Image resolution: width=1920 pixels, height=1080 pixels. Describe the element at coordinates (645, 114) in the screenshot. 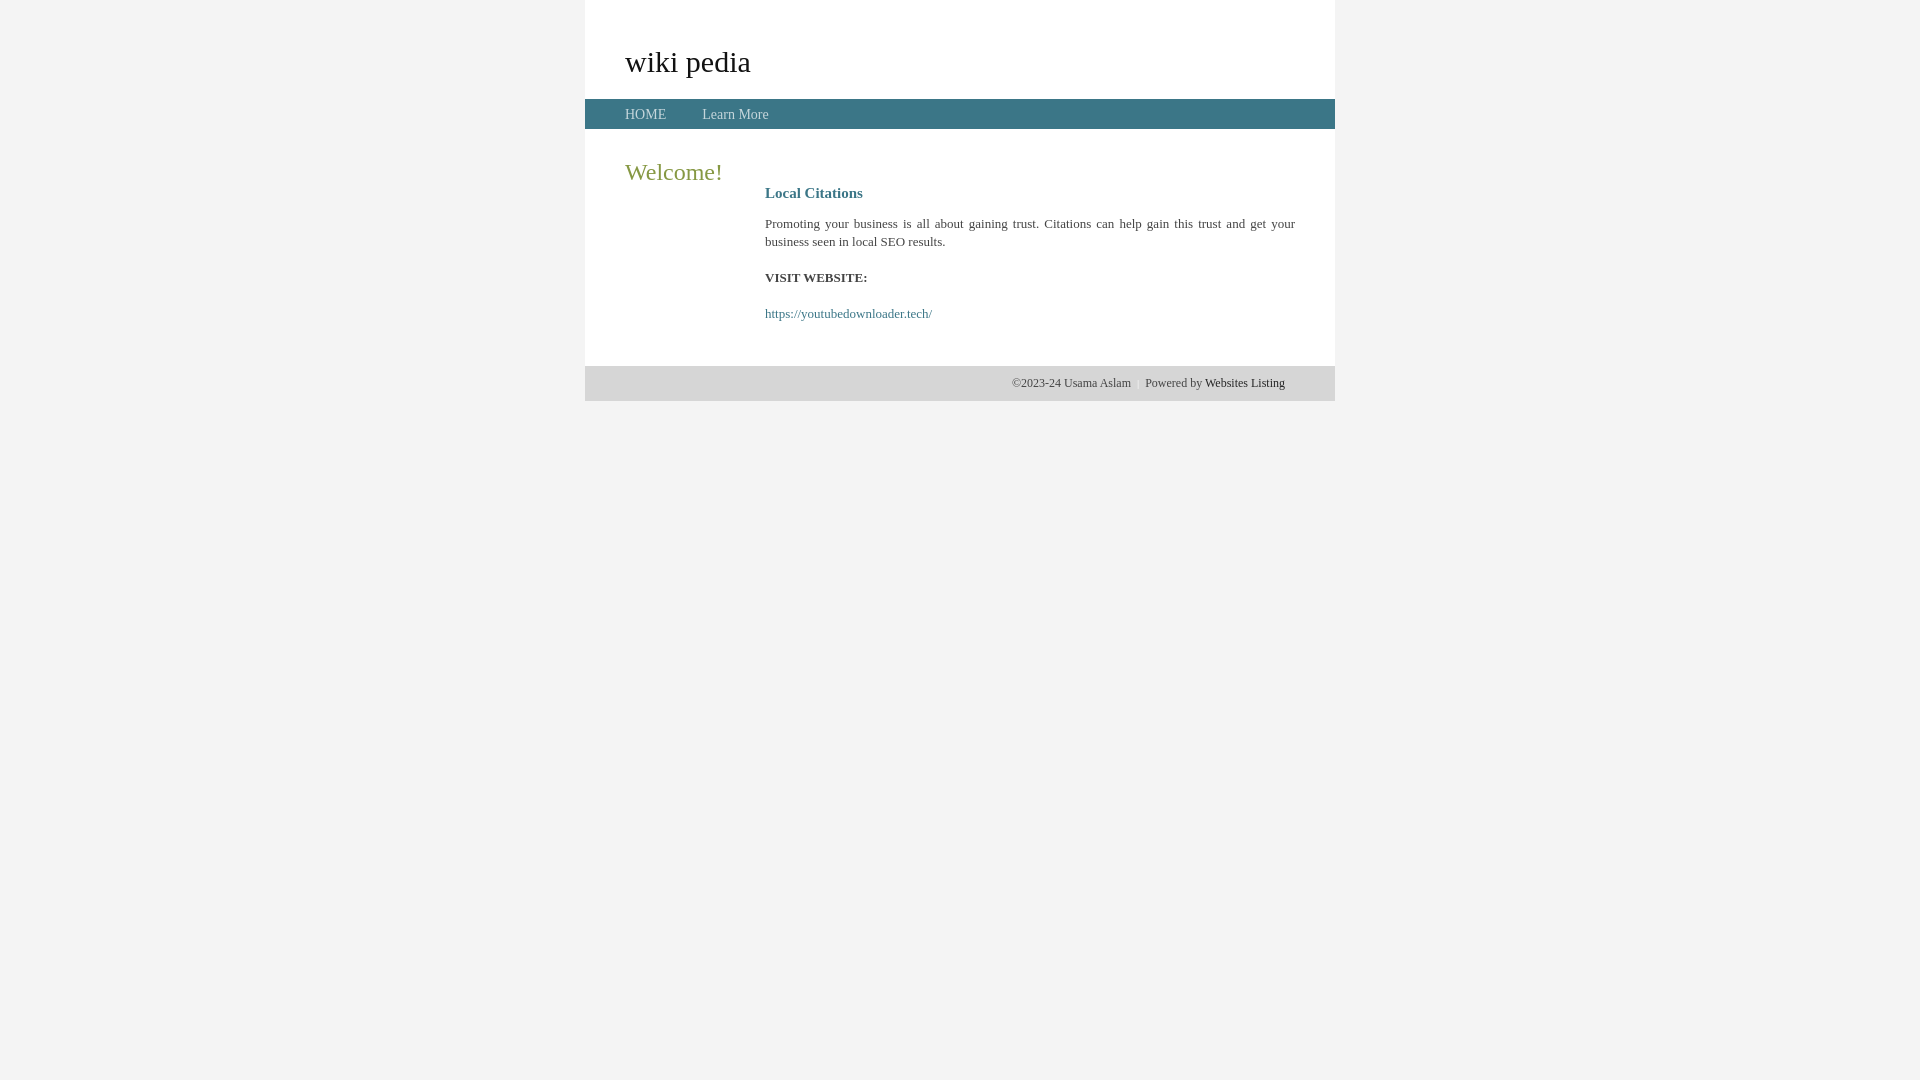

I see `'HOME'` at that location.